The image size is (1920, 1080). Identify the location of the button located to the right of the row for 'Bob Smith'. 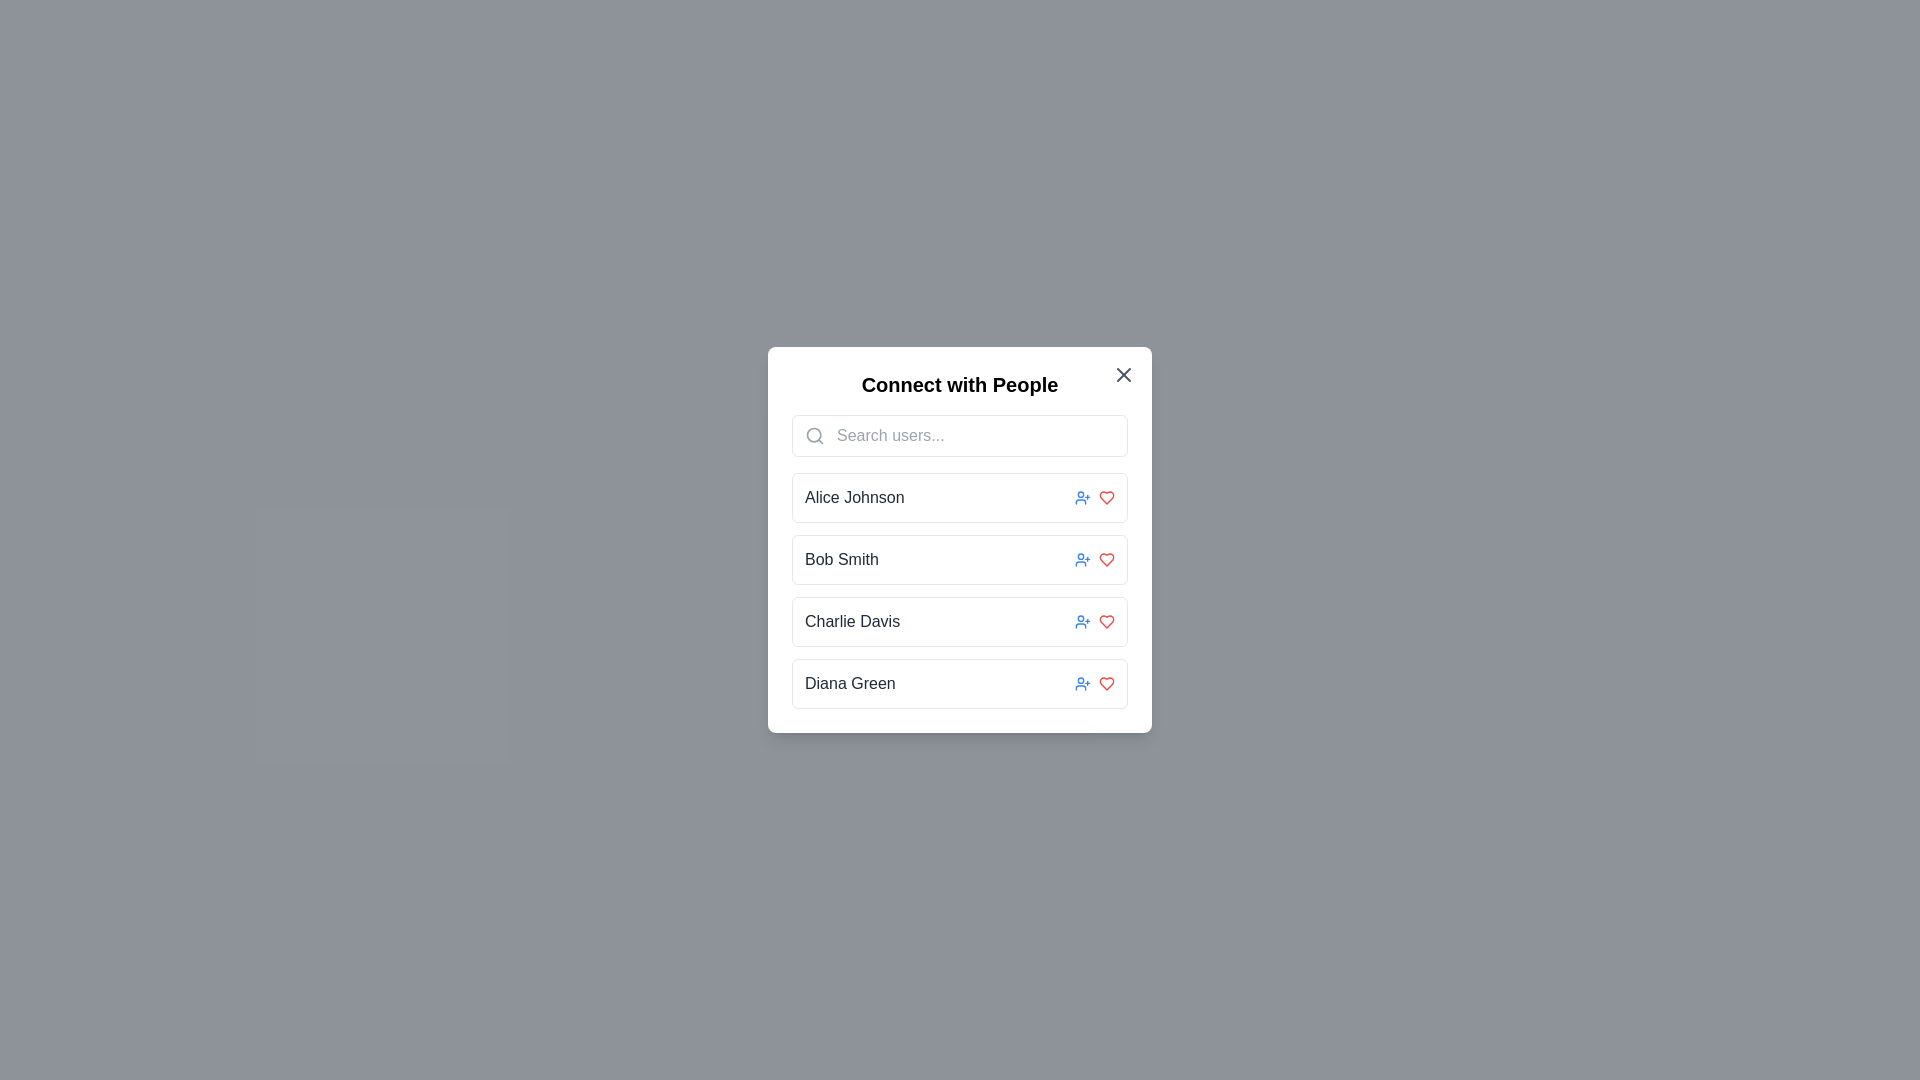
(1082, 559).